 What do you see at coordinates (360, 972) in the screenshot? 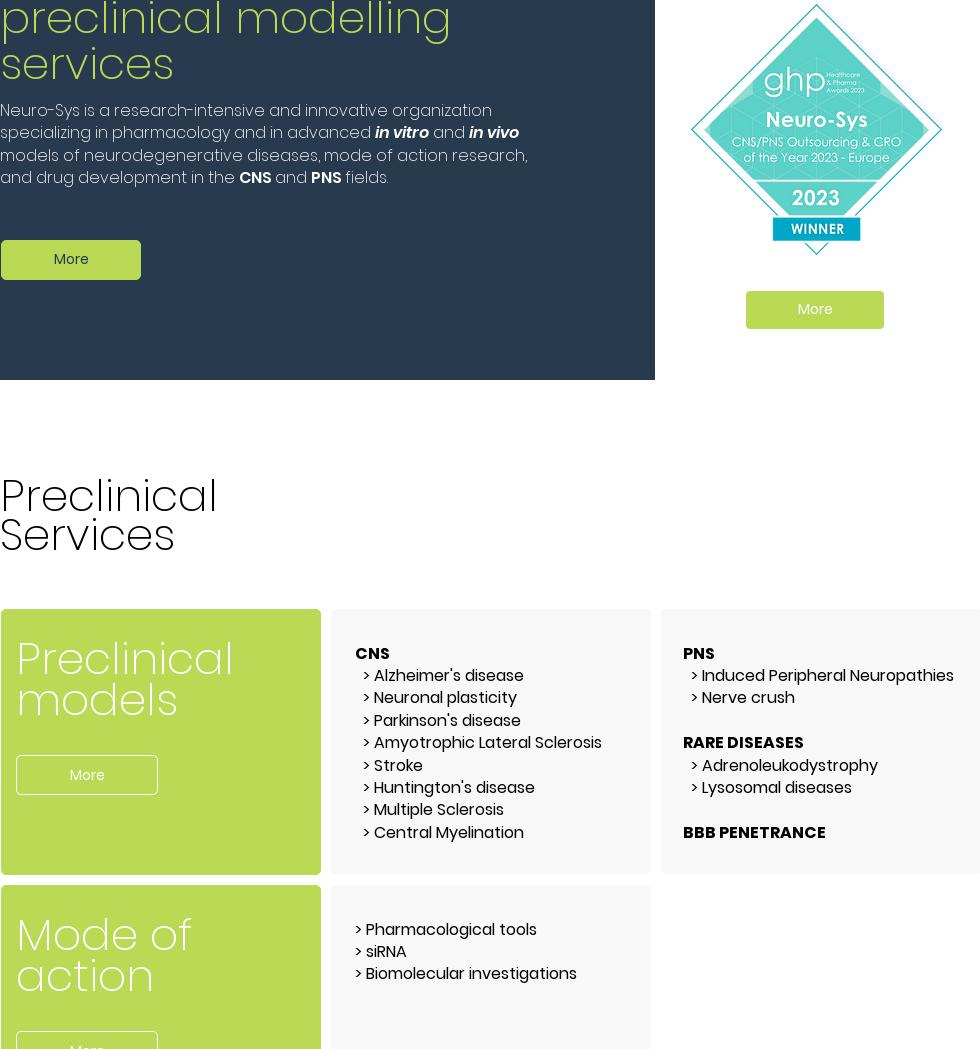
I see `'>'` at bounding box center [360, 972].